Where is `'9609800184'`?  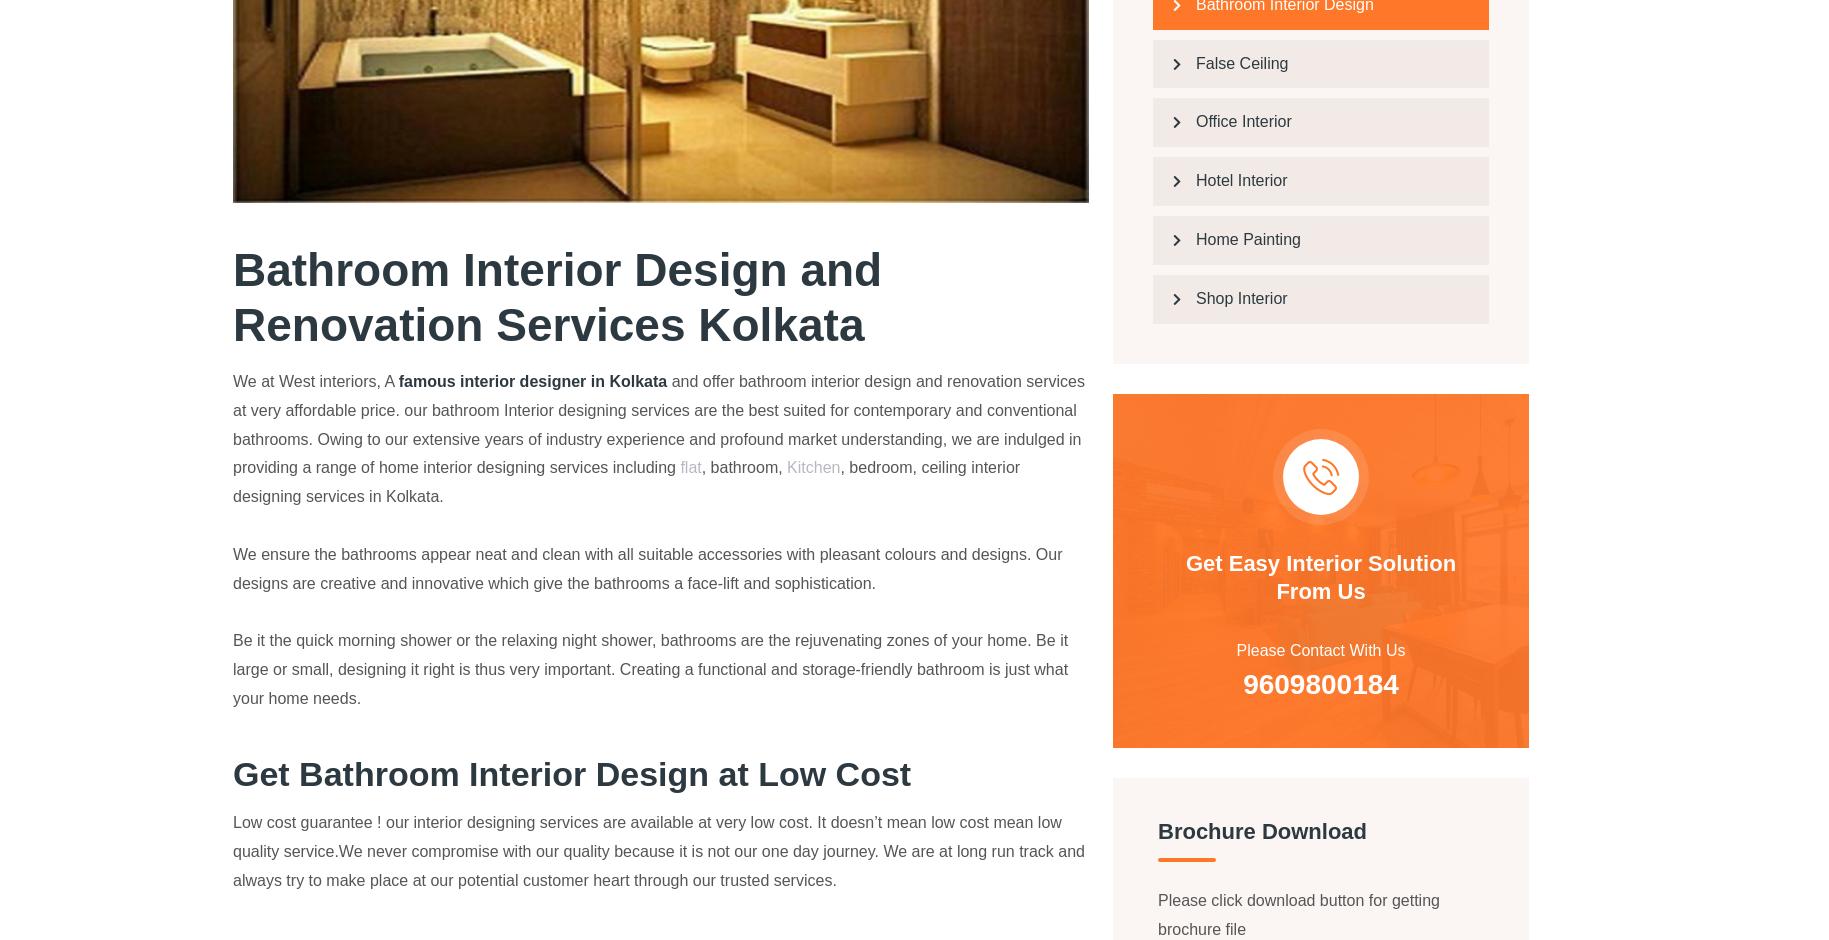 '9609800184' is located at coordinates (1294, 805).